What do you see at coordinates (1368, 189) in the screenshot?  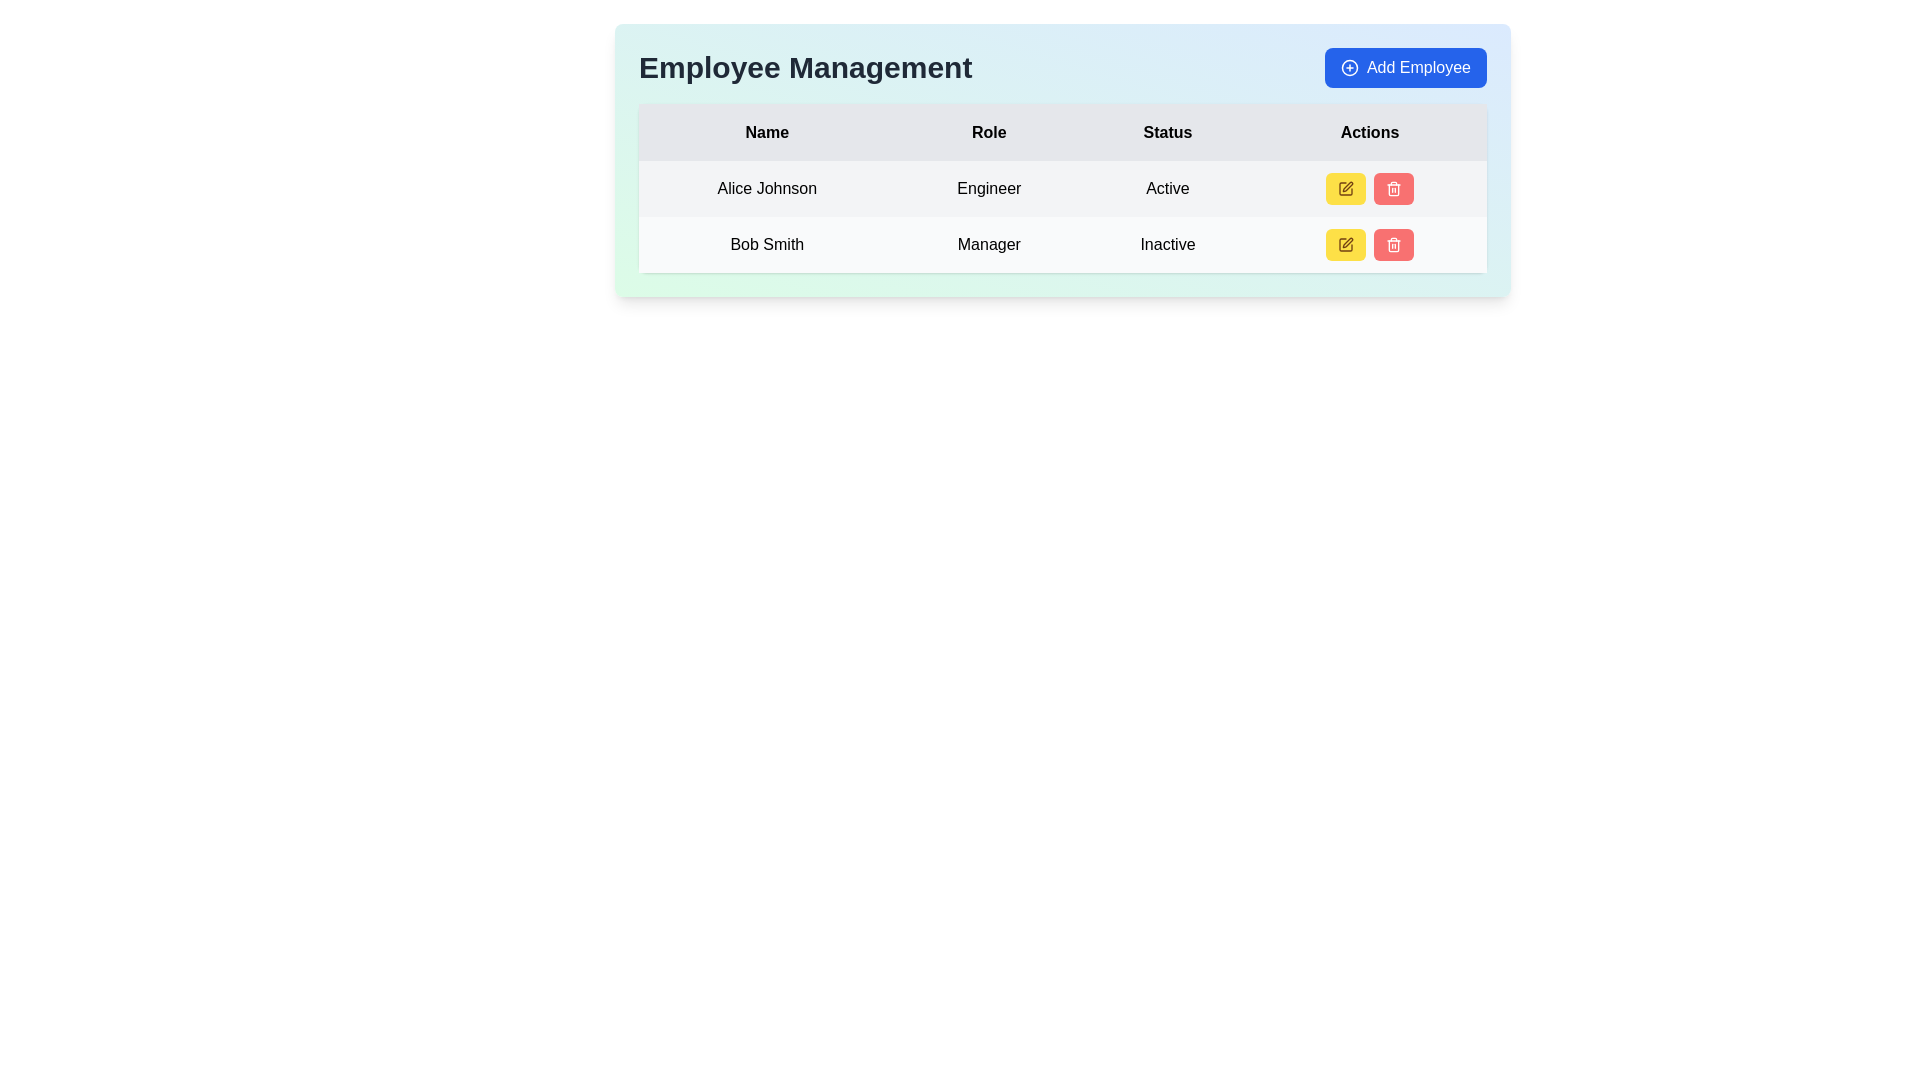 I see `the 'Edit' button in the 'Actions' column of the first row for the employee record of 'Alice Johnson'` at bounding box center [1368, 189].